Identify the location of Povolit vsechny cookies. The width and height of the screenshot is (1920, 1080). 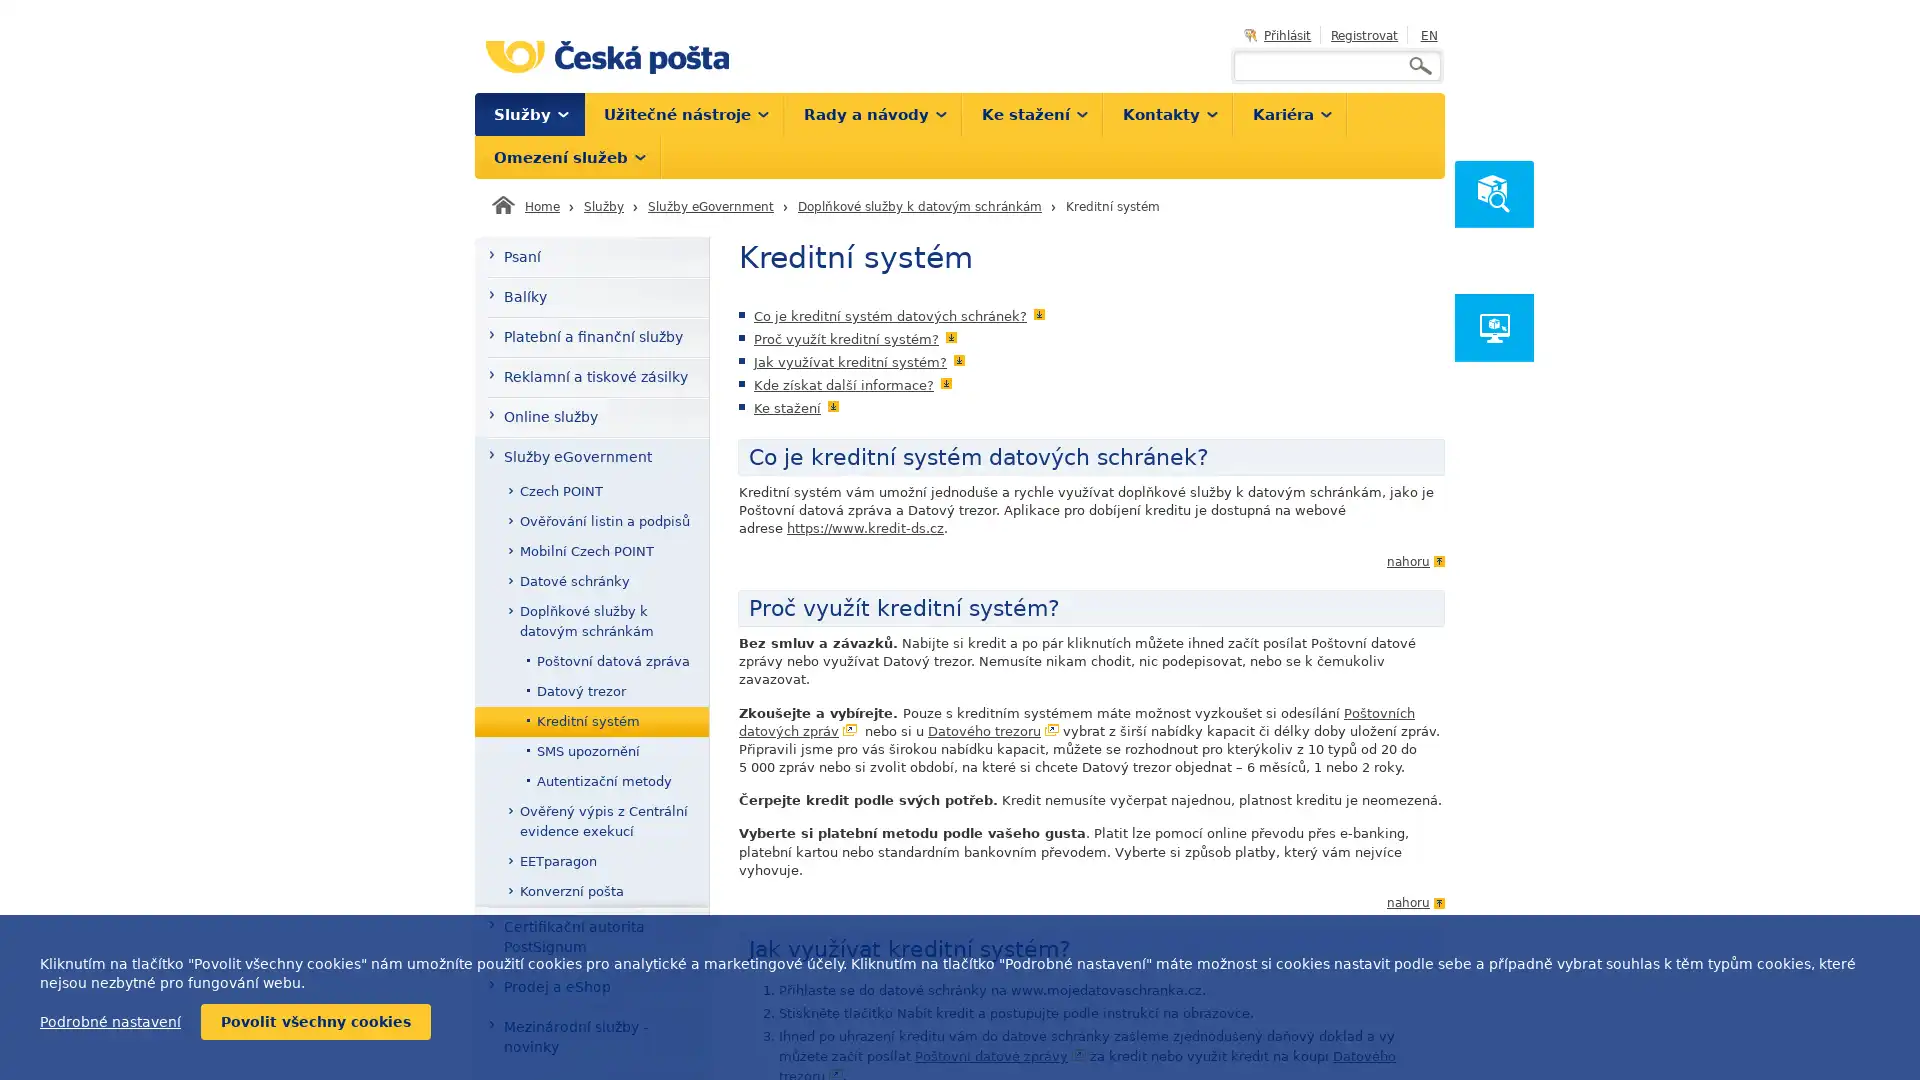
(315, 1022).